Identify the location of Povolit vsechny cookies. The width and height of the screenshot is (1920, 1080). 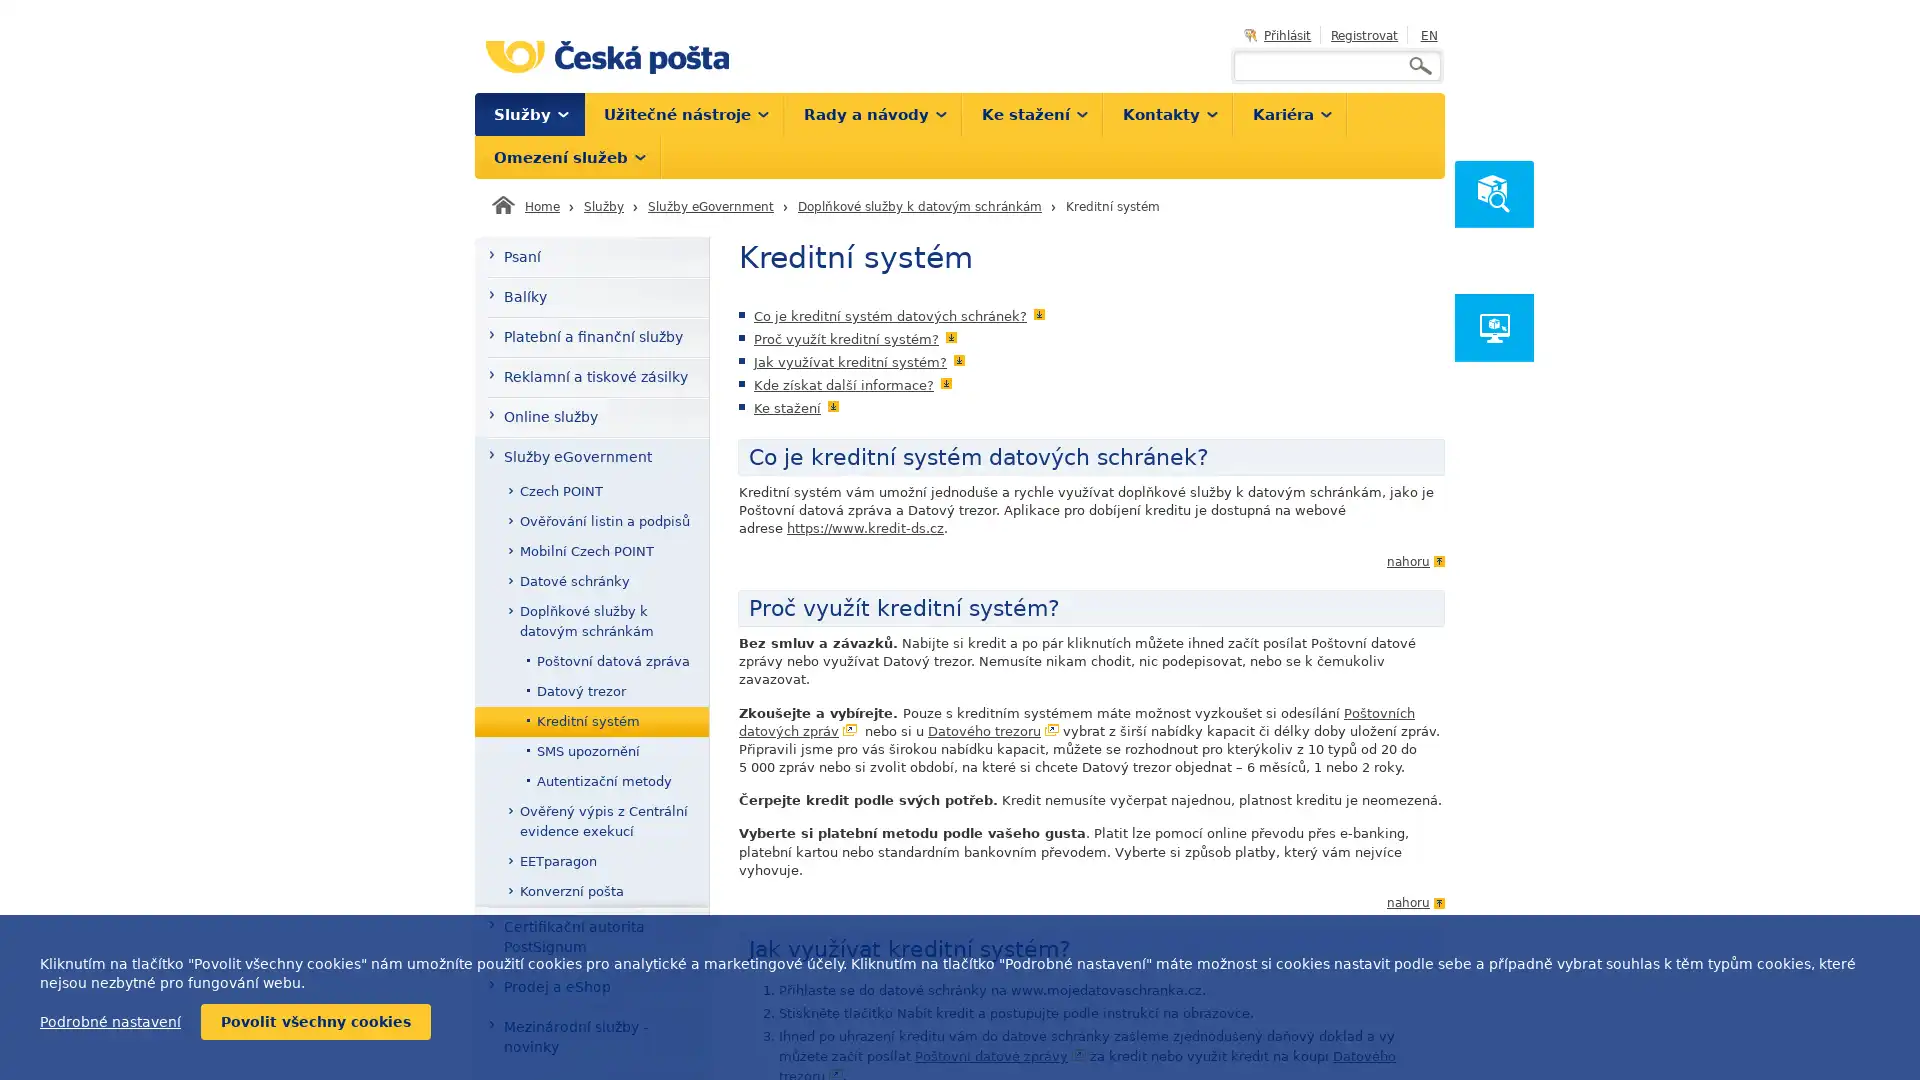
(315, 1022).